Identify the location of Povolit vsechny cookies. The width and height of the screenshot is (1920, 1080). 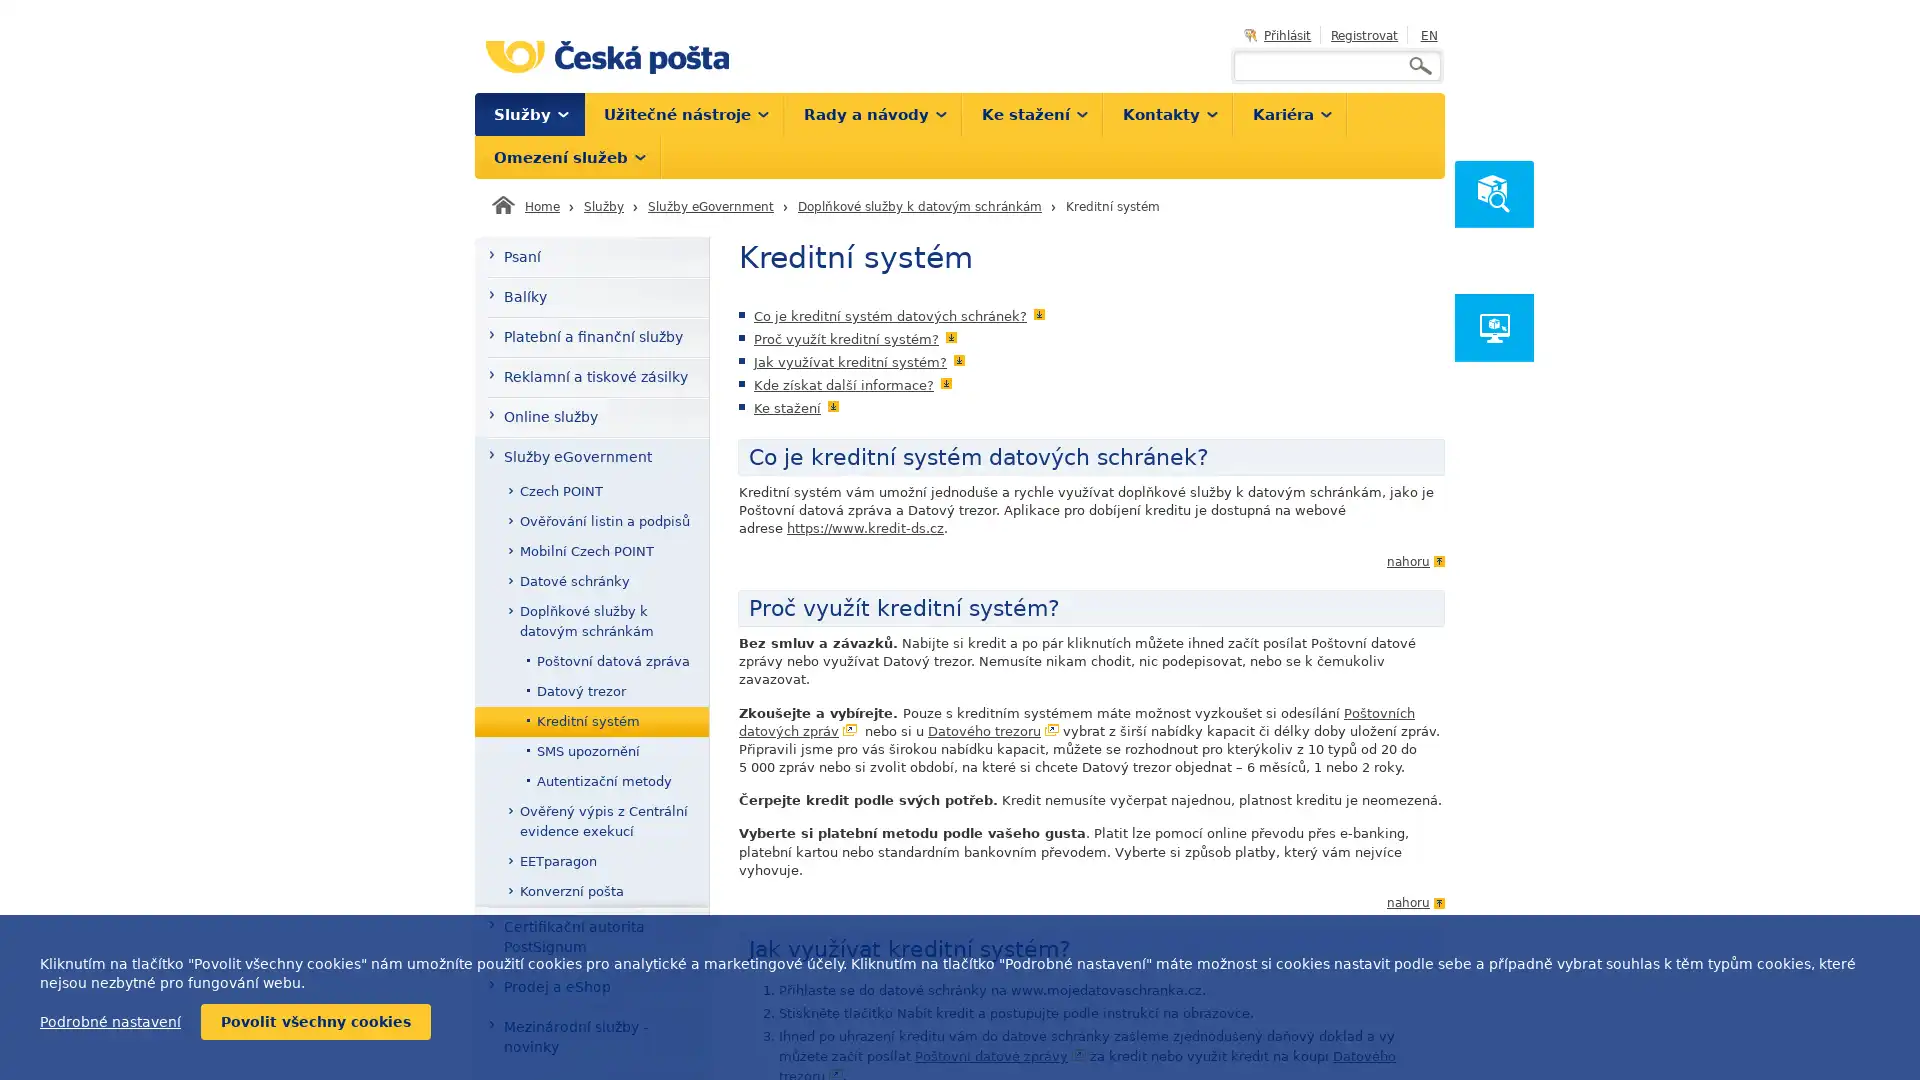
(315, 1022).